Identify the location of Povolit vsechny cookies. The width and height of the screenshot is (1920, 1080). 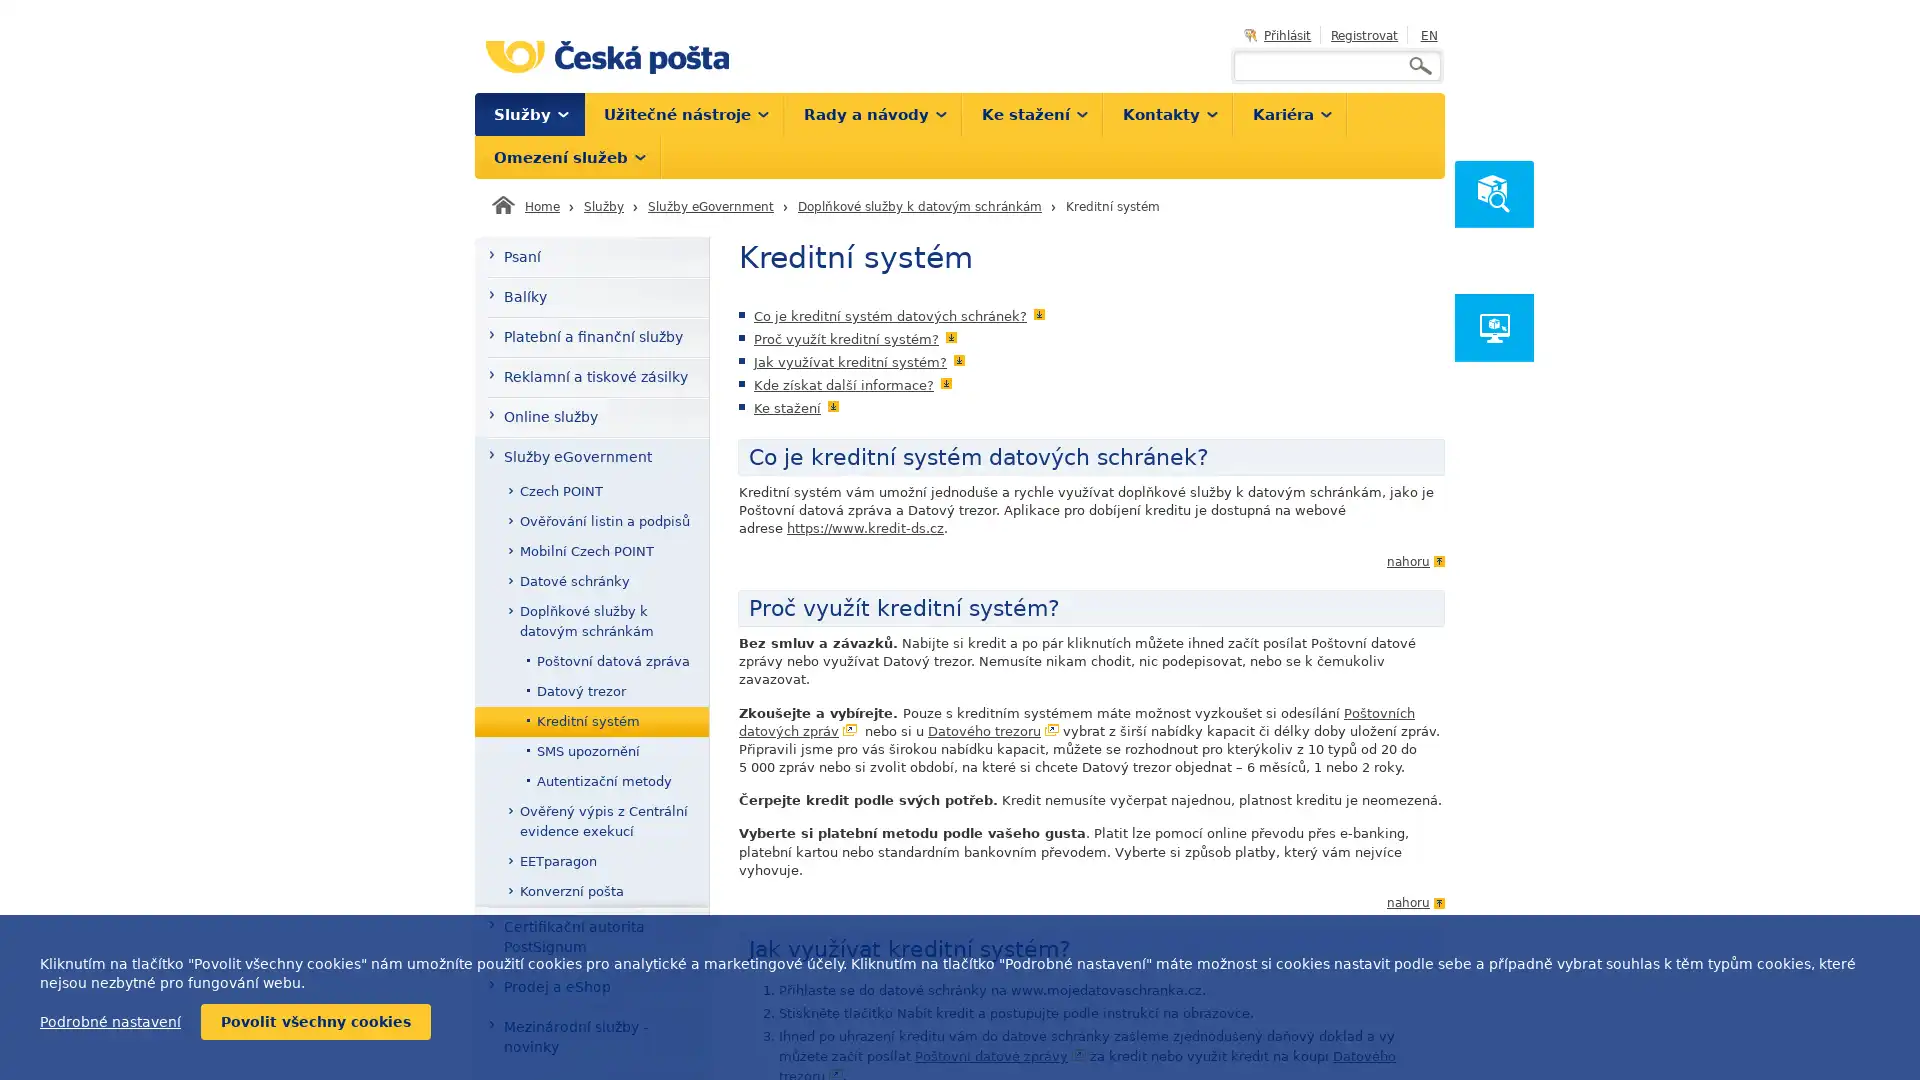
(315, 1022).